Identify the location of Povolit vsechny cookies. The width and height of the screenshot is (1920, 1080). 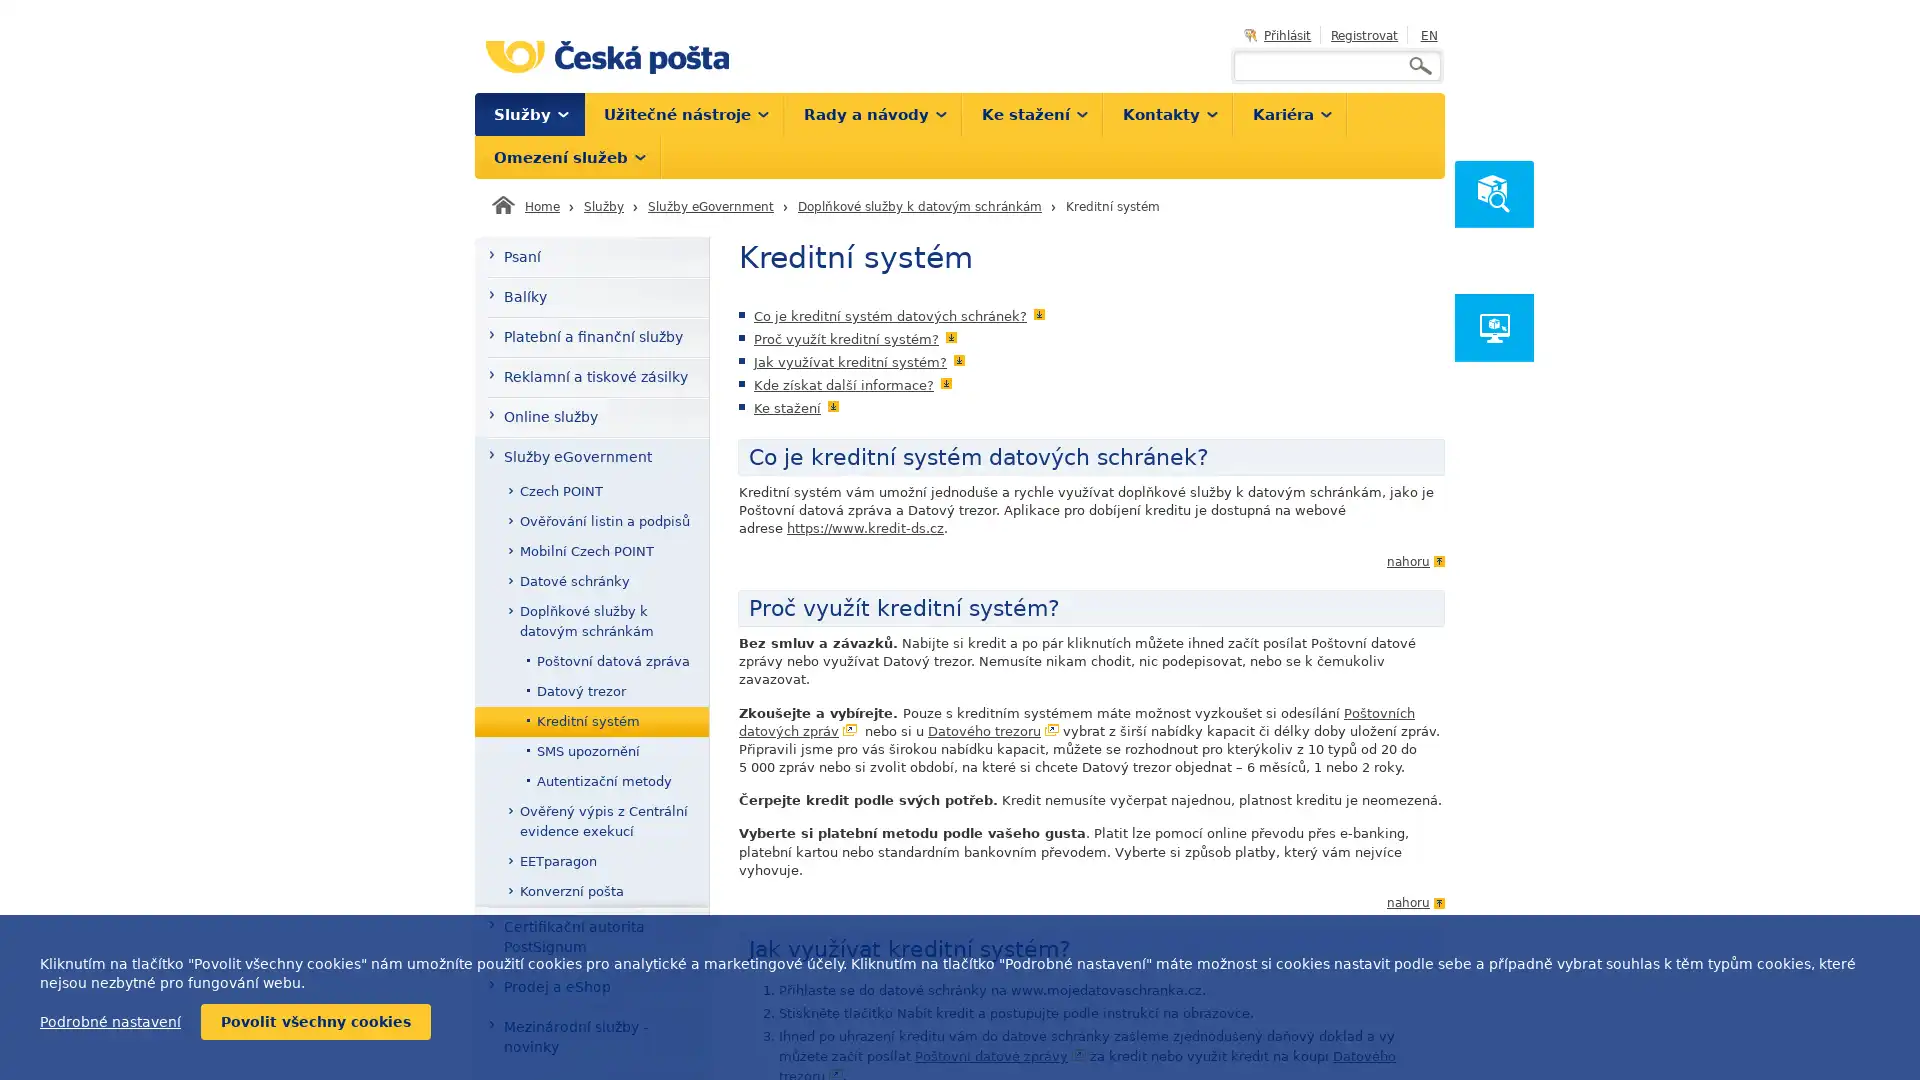
(315, 1022).